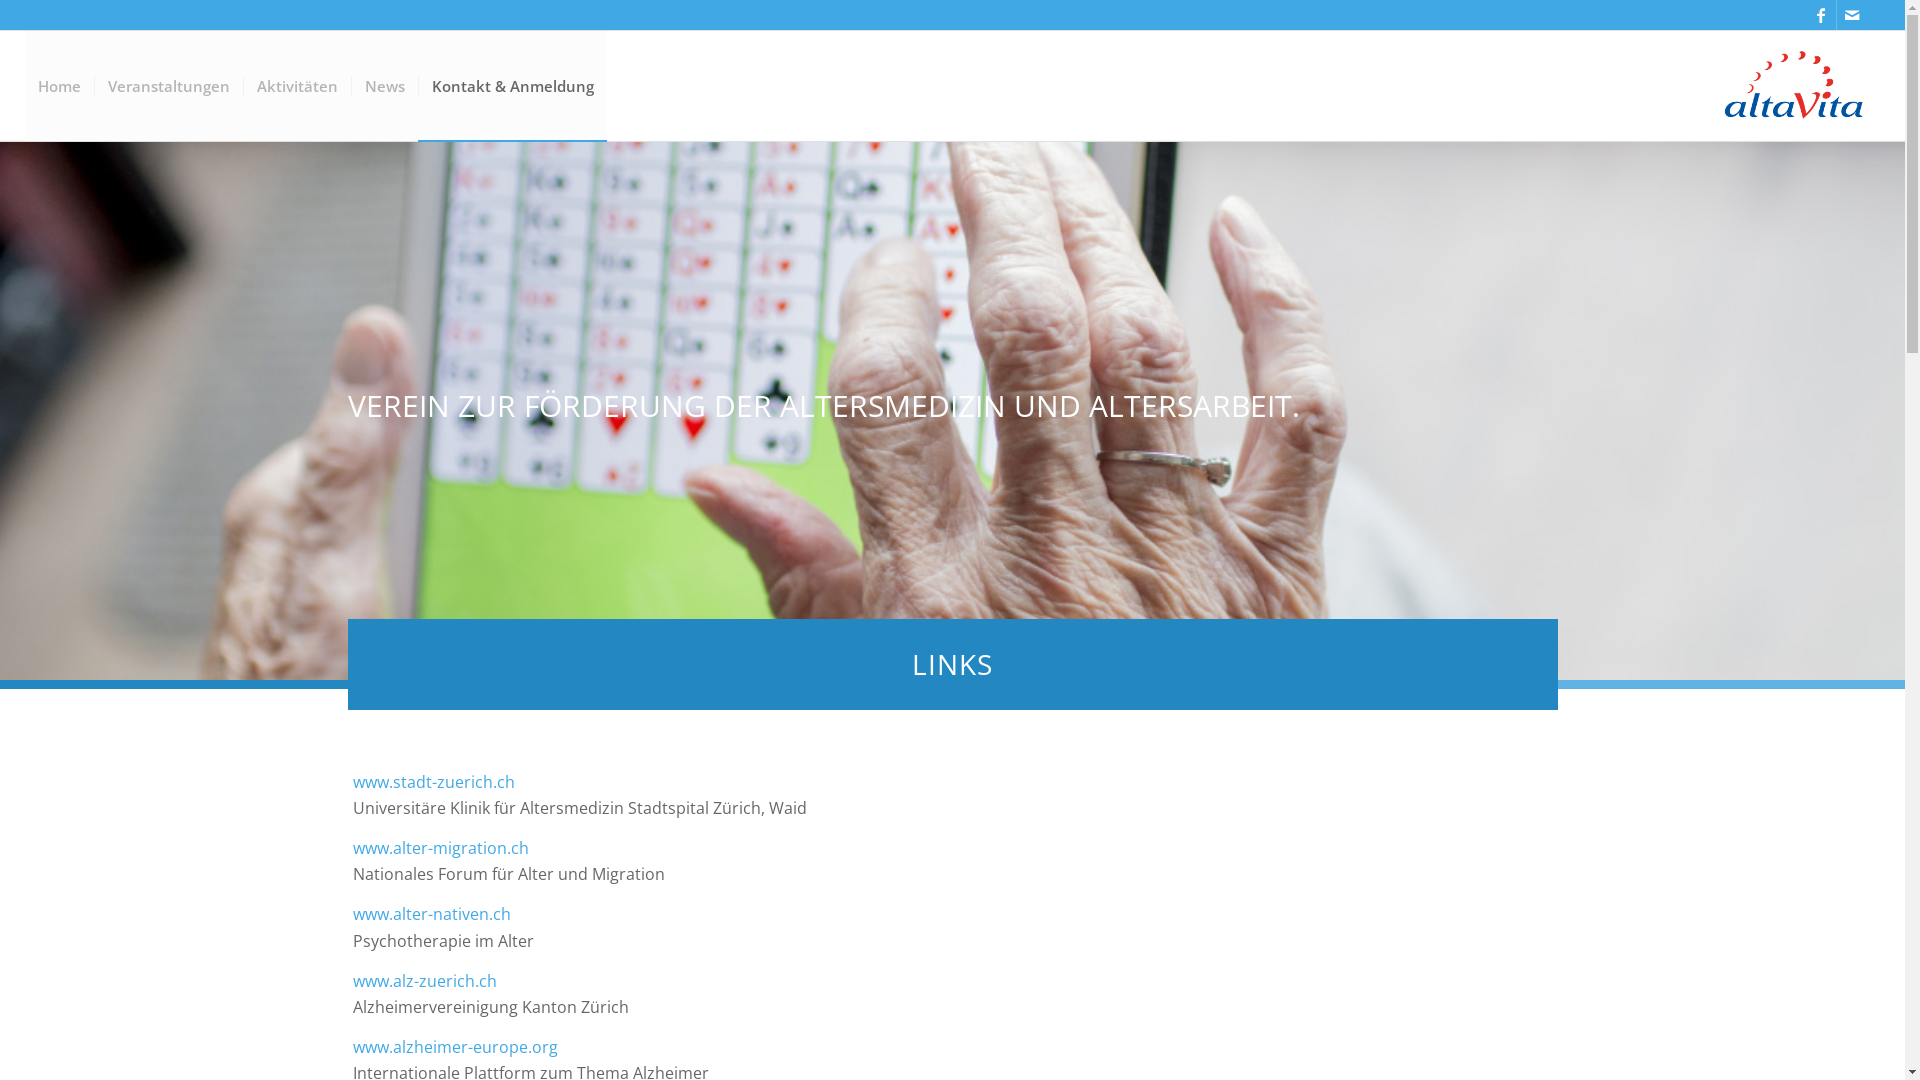 The width and height of the screenshot is (1920, 1080). I want to click on 'www.stadt-zuerich.ch', so click(431, 781).